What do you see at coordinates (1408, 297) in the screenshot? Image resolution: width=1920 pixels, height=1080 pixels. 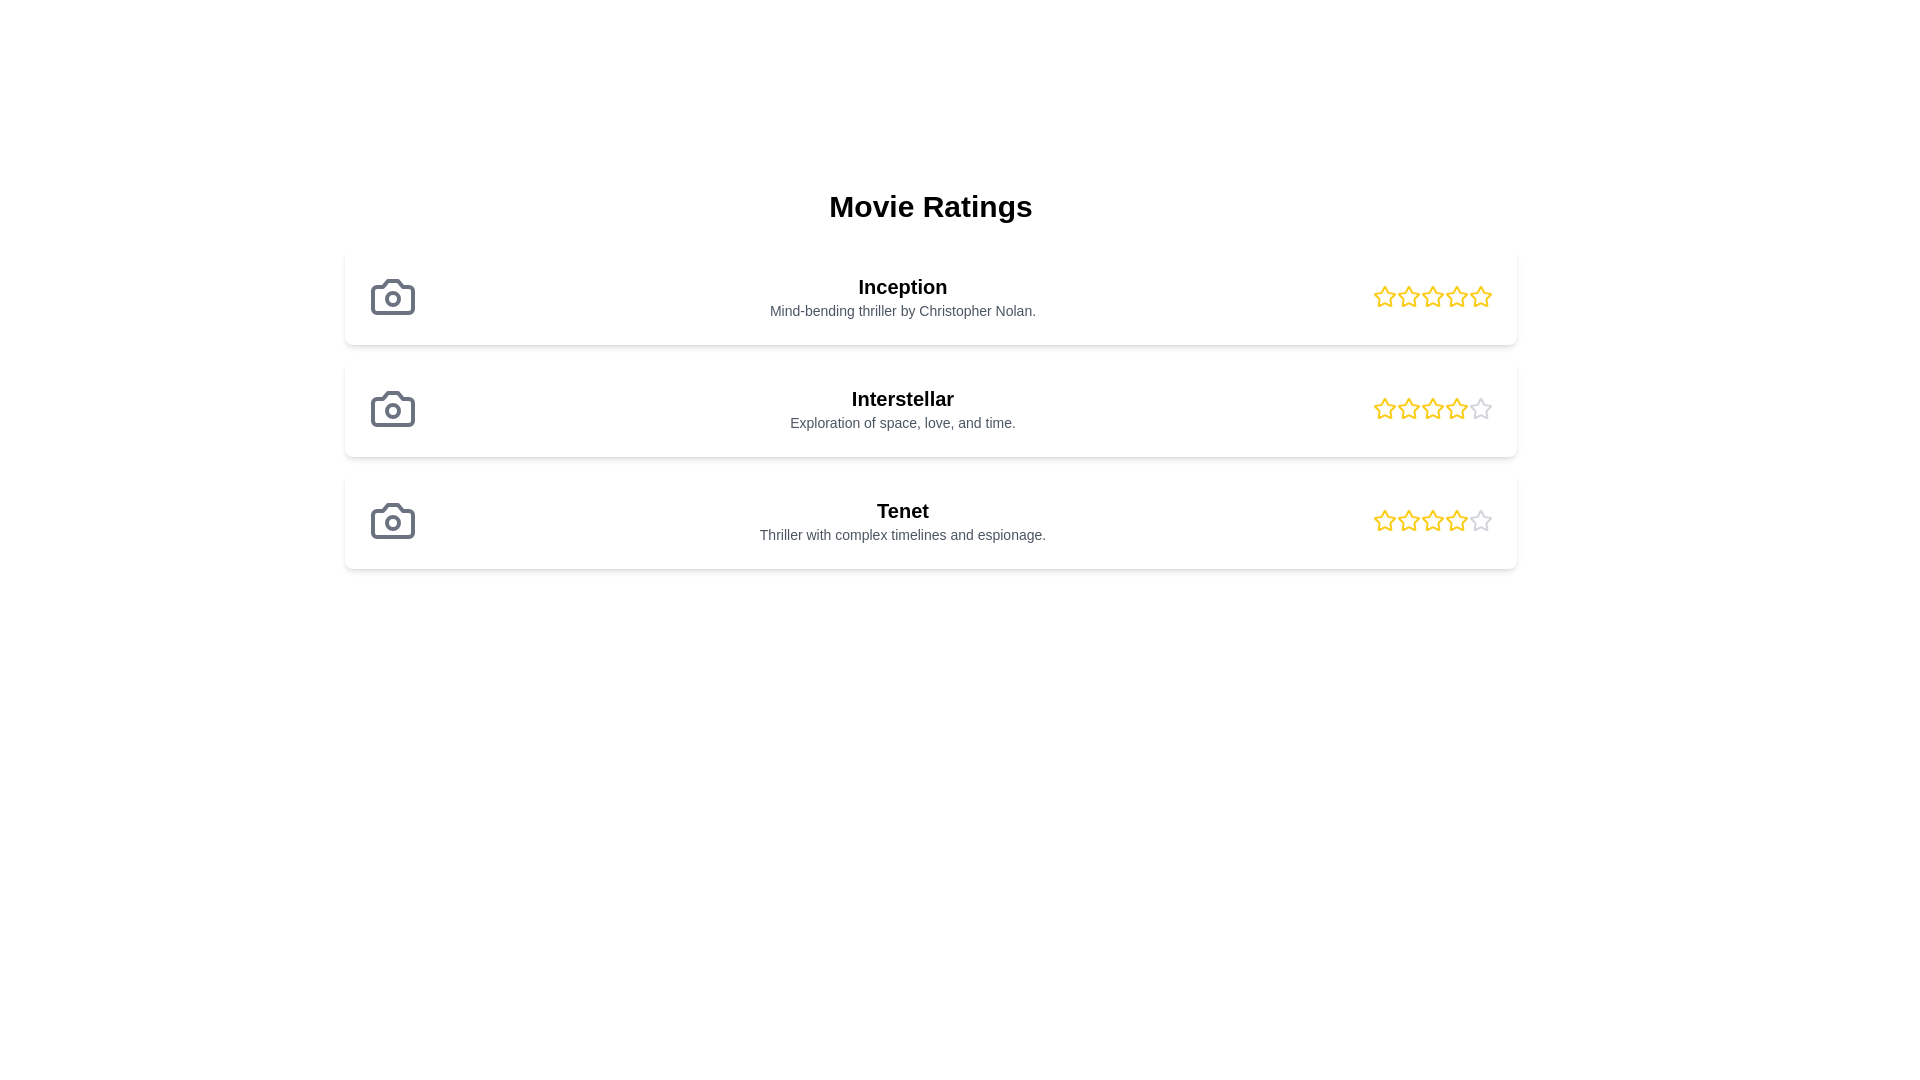 I see `the second star icon for rating in the 'Movie Ratings' section to rate the movie 'Inception'` at bounding box center [1408, 297].